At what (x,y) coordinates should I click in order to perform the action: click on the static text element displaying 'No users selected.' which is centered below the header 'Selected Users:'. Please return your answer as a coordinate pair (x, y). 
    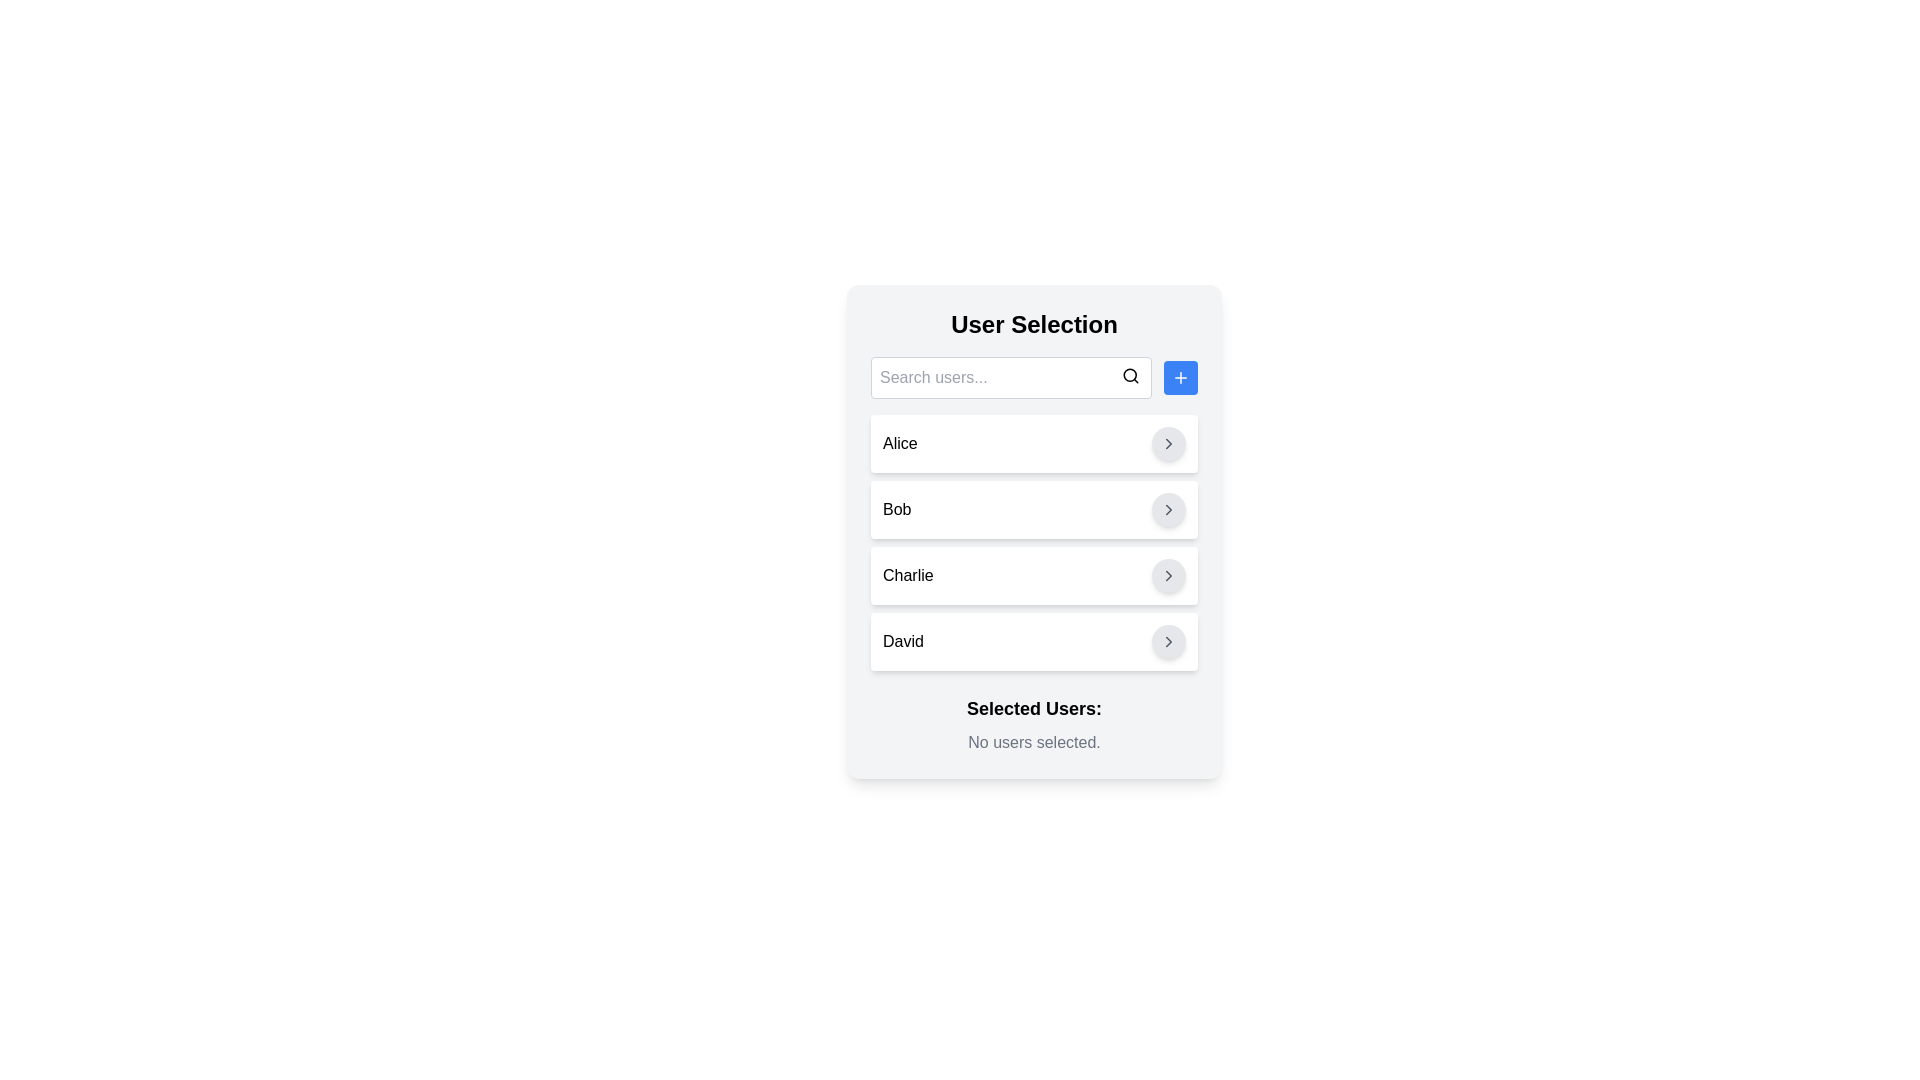
    Looking at the image, I should click on (1034, 743).